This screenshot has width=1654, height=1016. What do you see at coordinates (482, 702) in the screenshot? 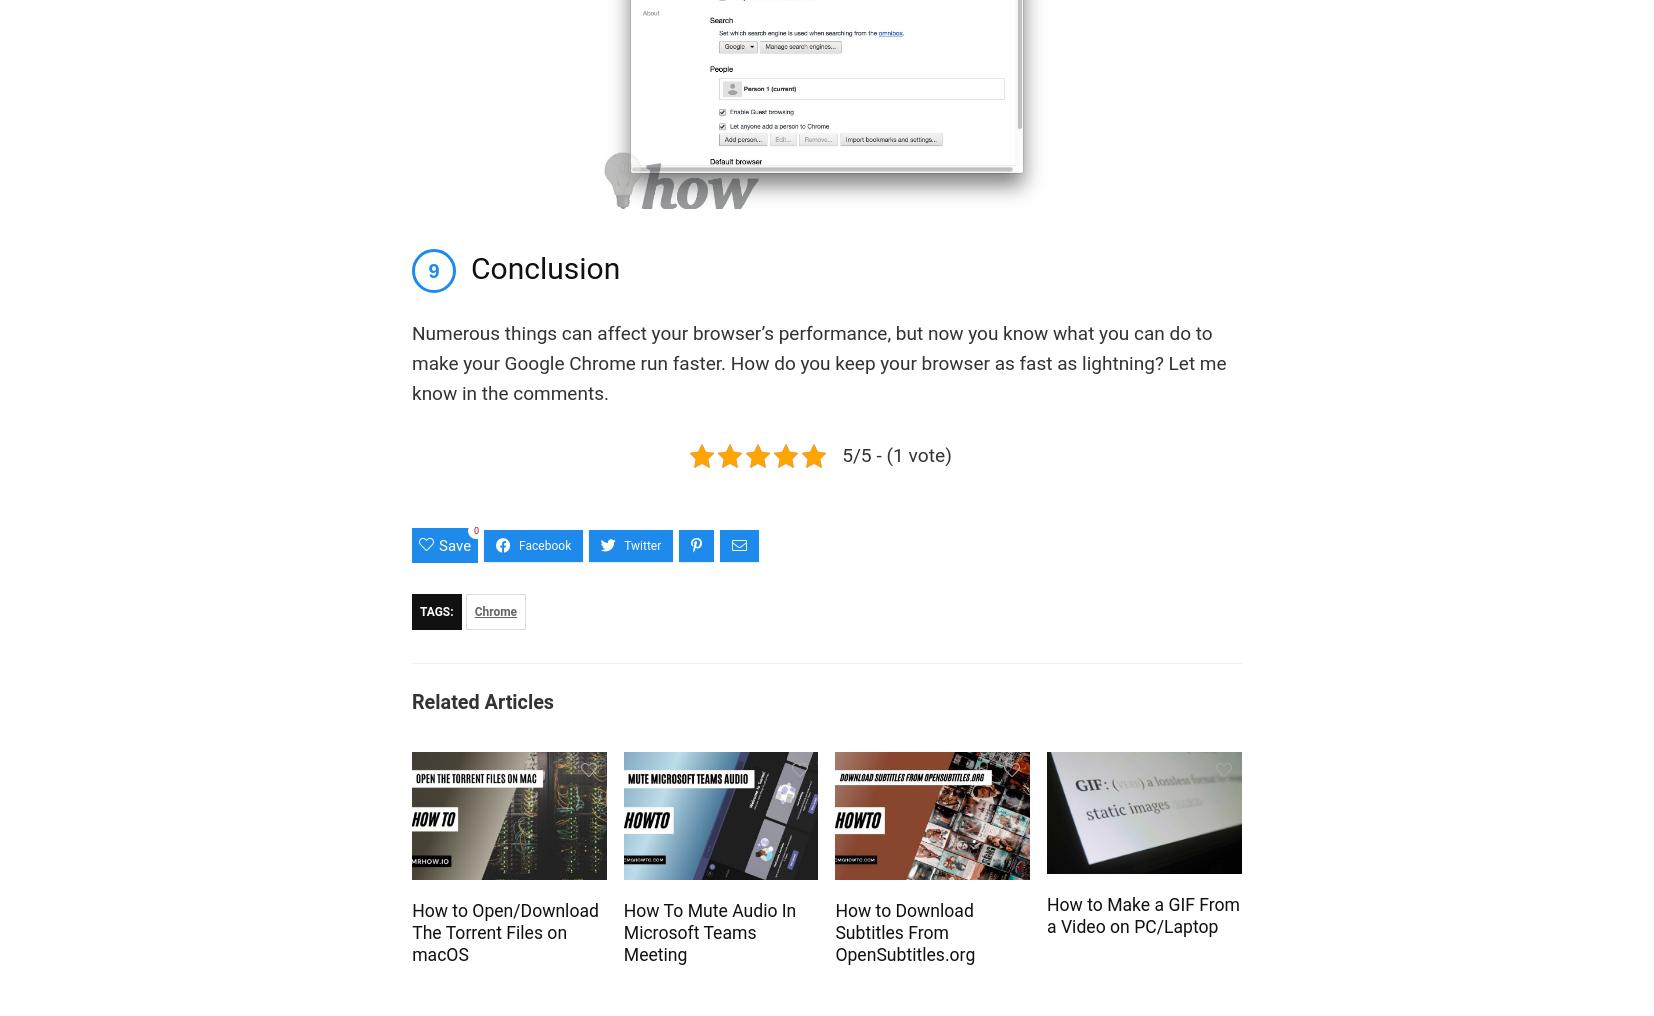
I see `'Related Articles'` at bounding box center [482, 702].